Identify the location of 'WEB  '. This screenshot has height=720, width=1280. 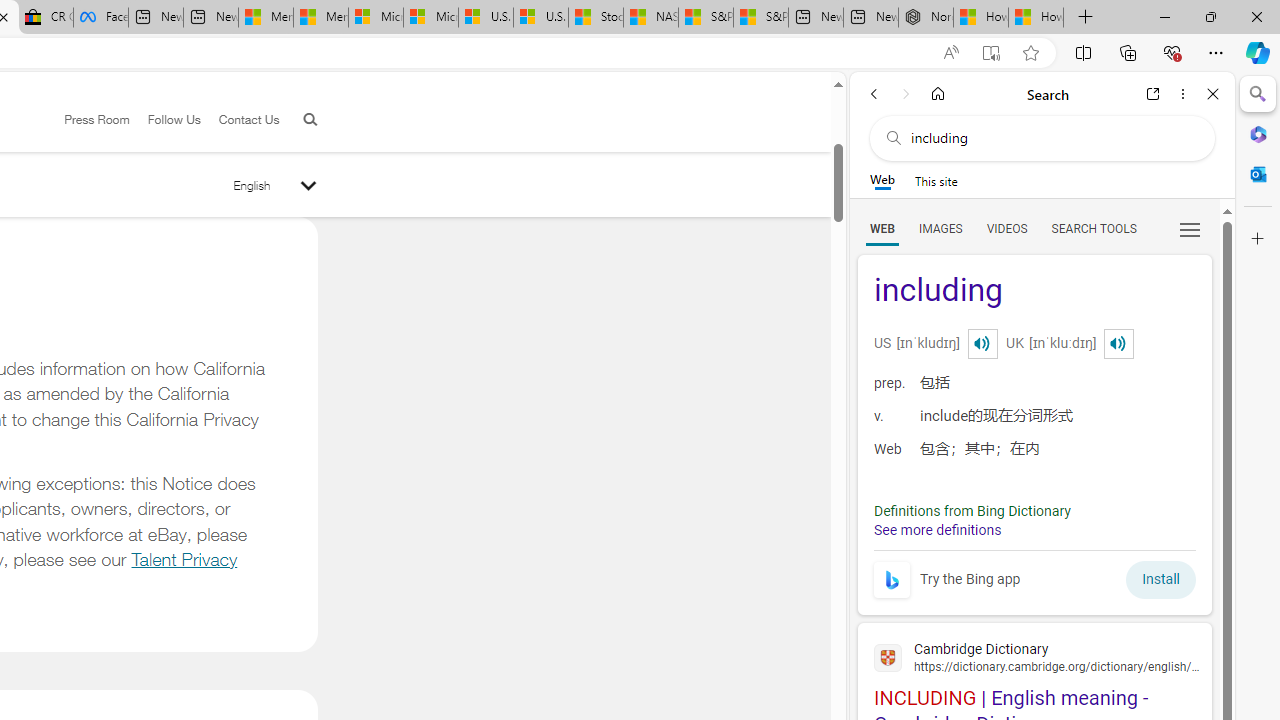
(881, 227).